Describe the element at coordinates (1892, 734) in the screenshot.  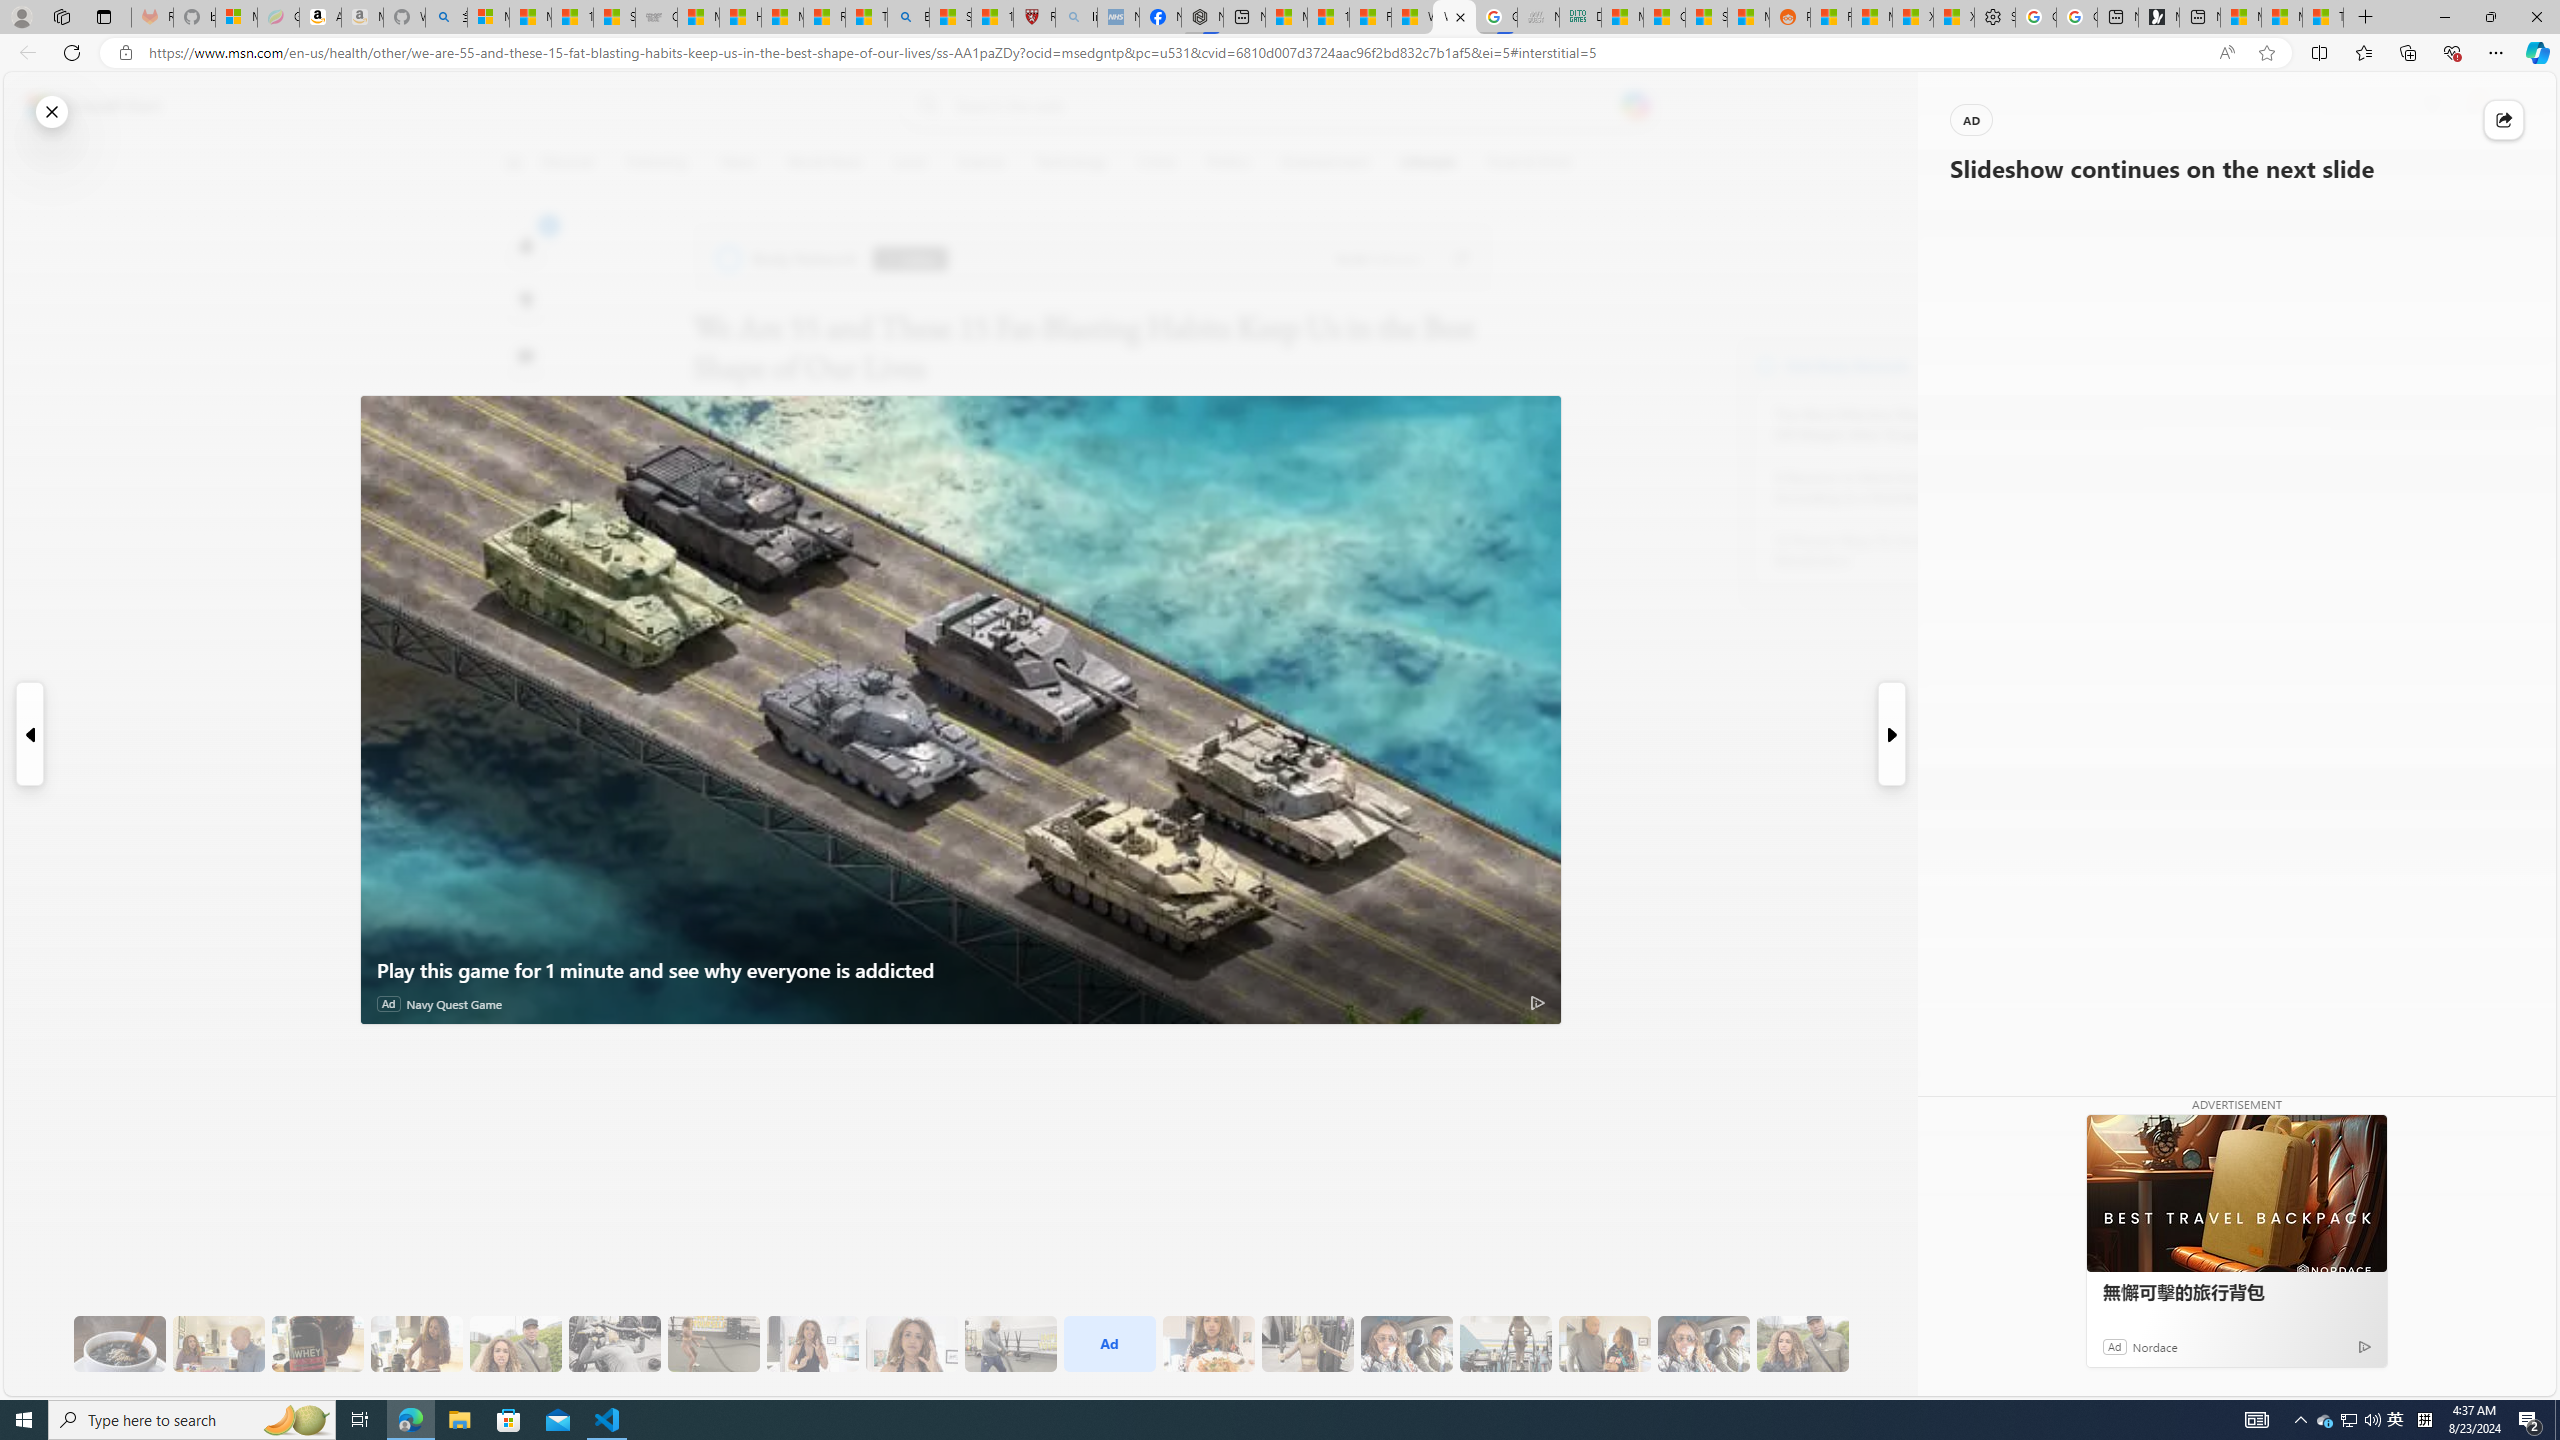
I see `'Next Slide'` at that location.